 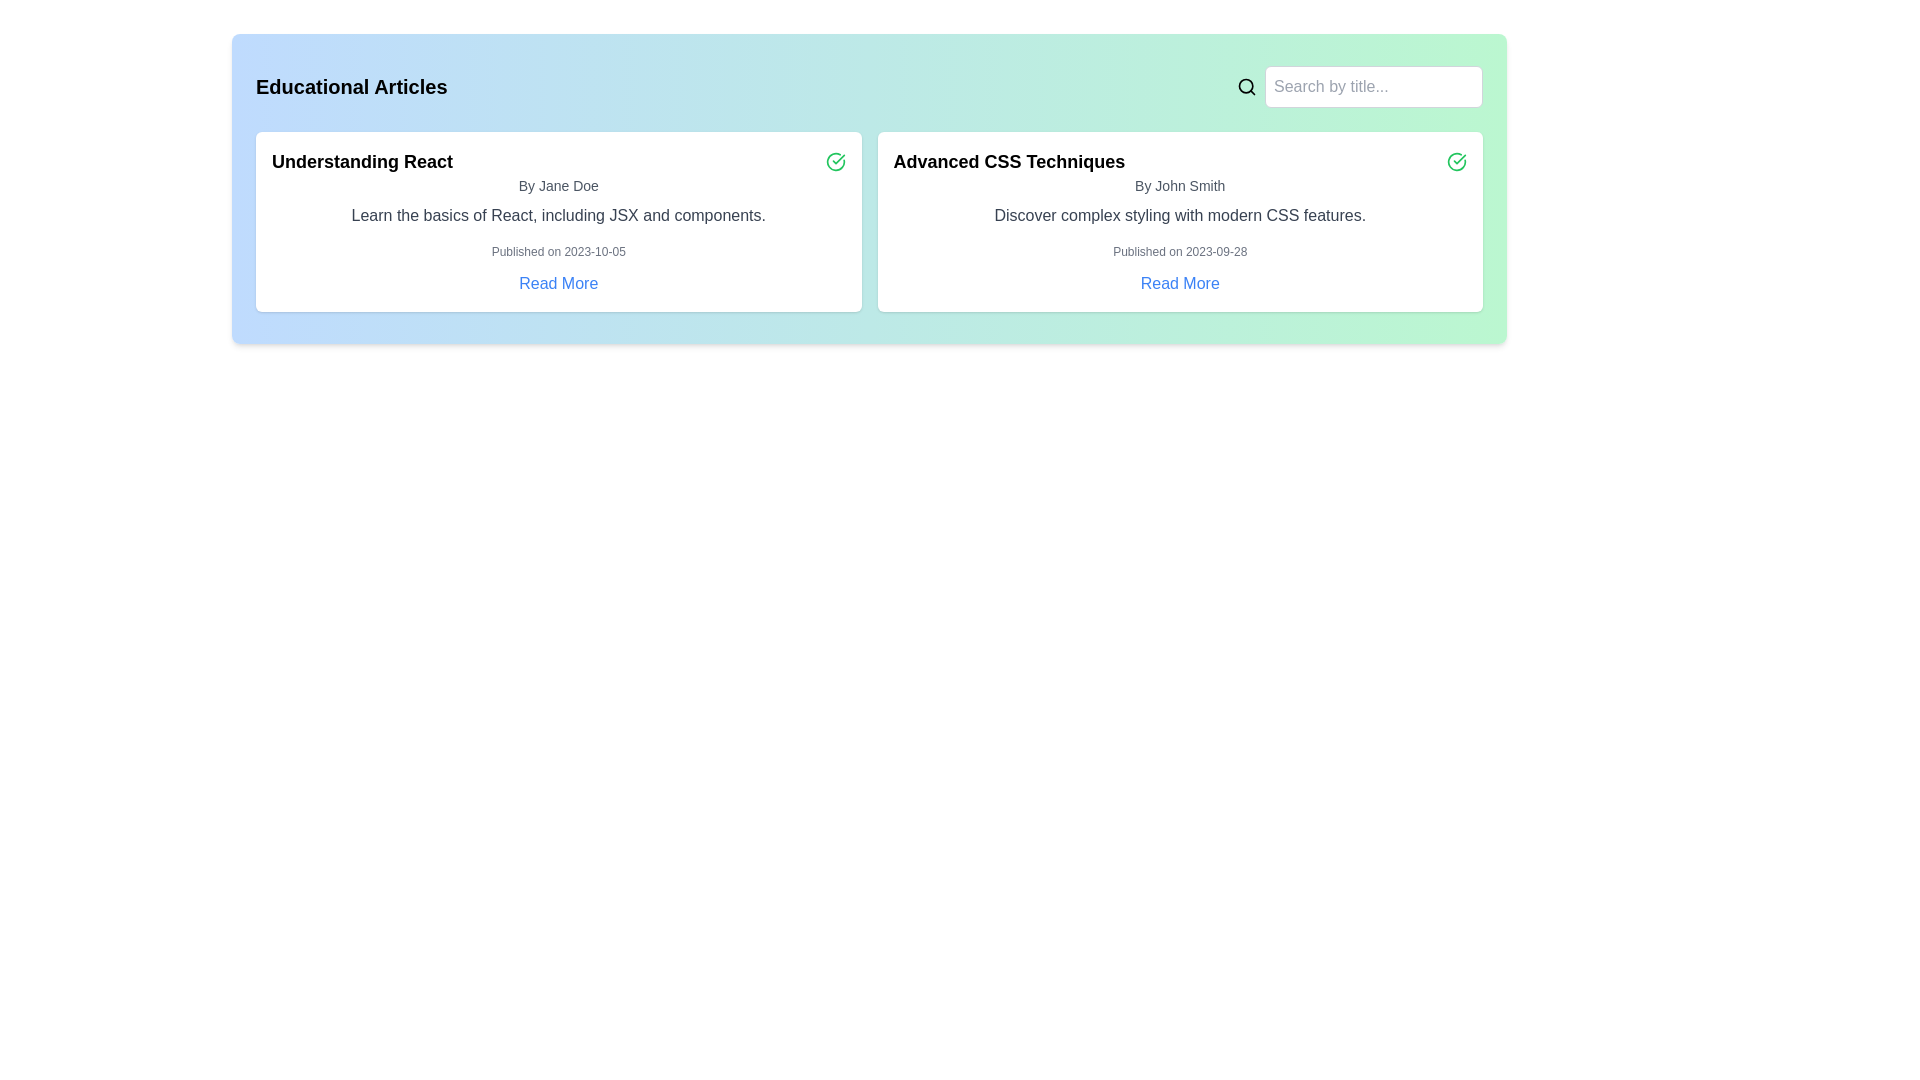 What do you see at coordinates (1009, 161) in the screenshot?
I see `text content of the bold label displaying 'Advanced CSS Techniques' at the top of the right-hand card` at bounding box center [1009, 161].